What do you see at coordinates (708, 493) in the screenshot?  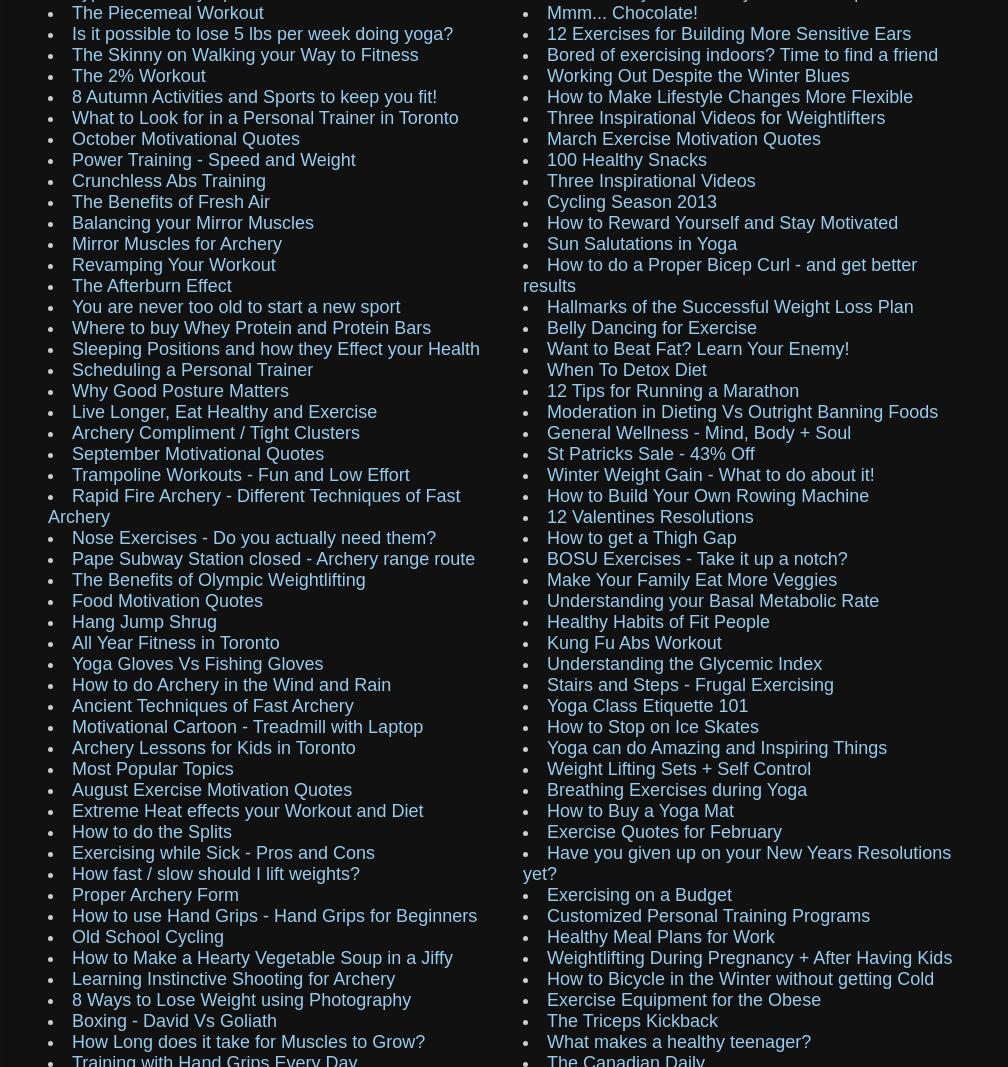 I see `'How to Build Your Own Rowing Machine'` at bounding box center [708, 493].